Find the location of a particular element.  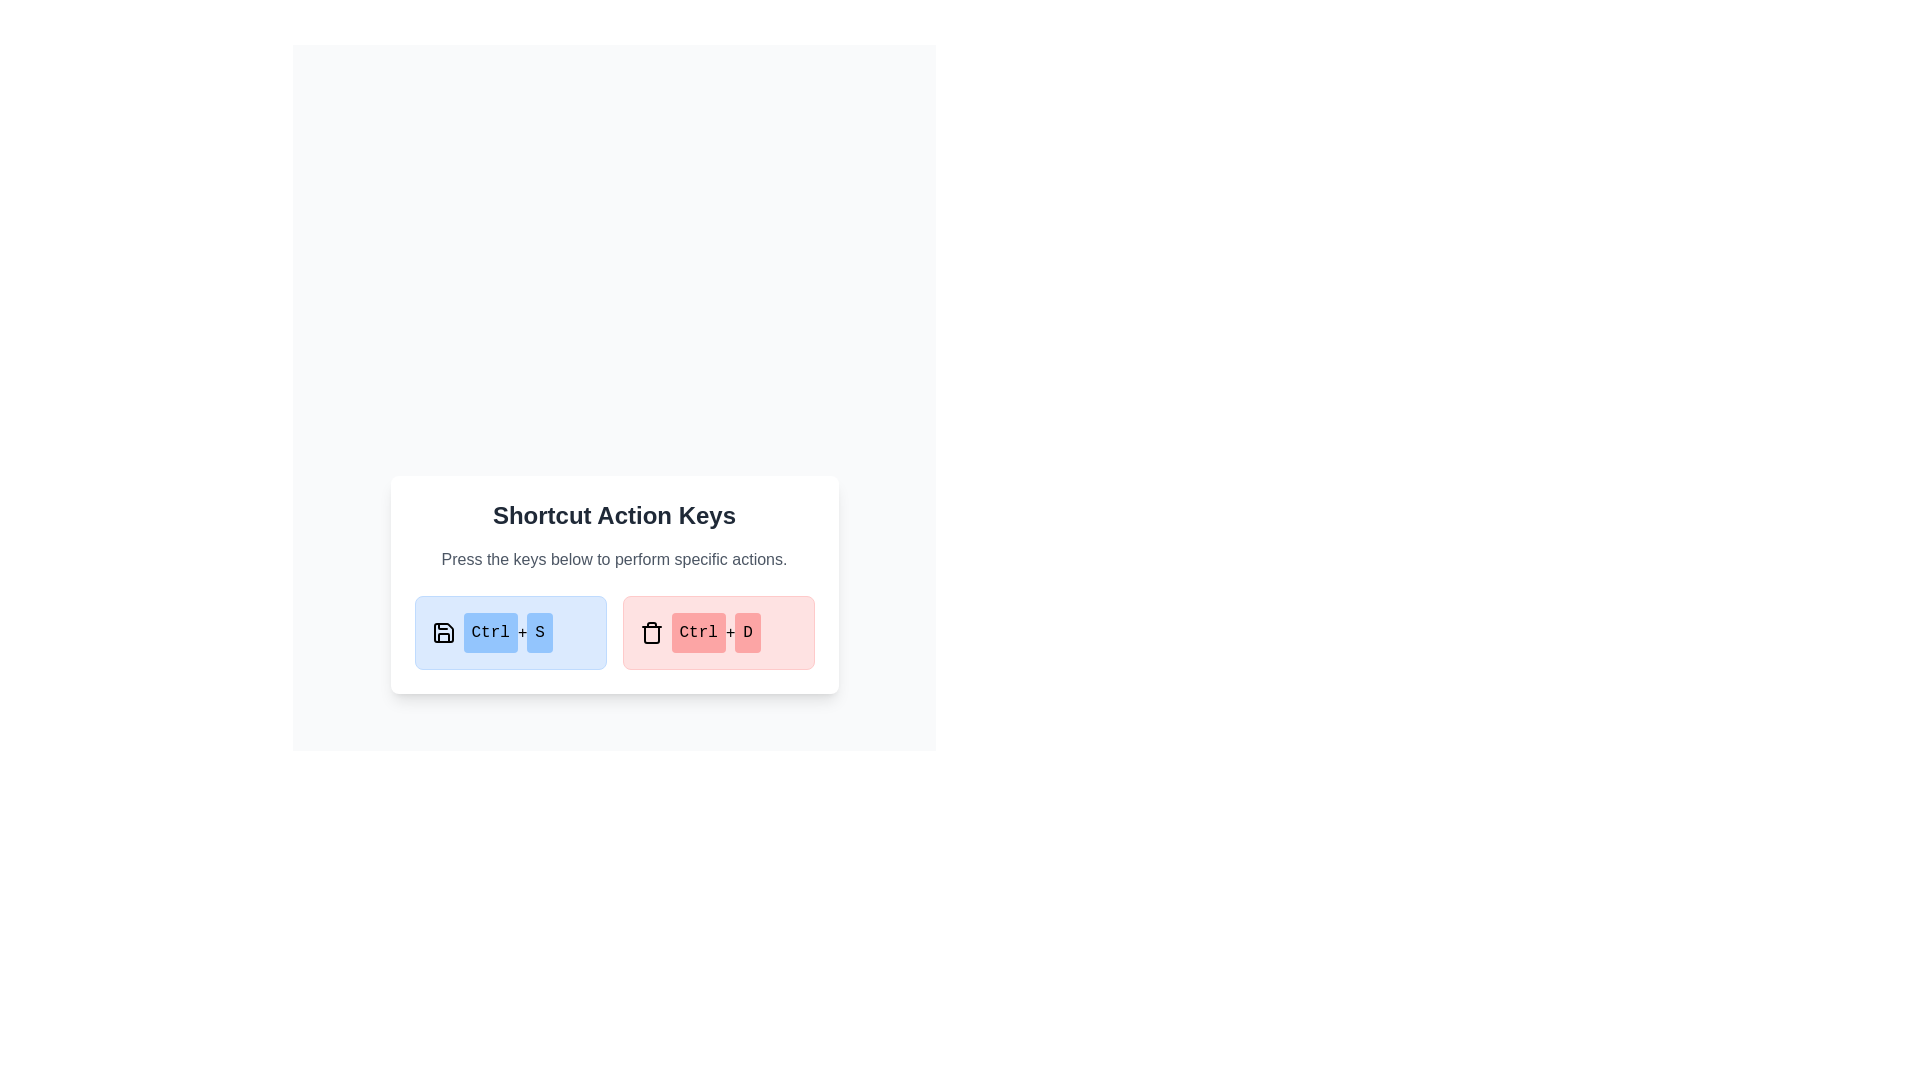

the save icon located to the left of the blue 'Ctrl + S' button is located at coordinates (442, 632).